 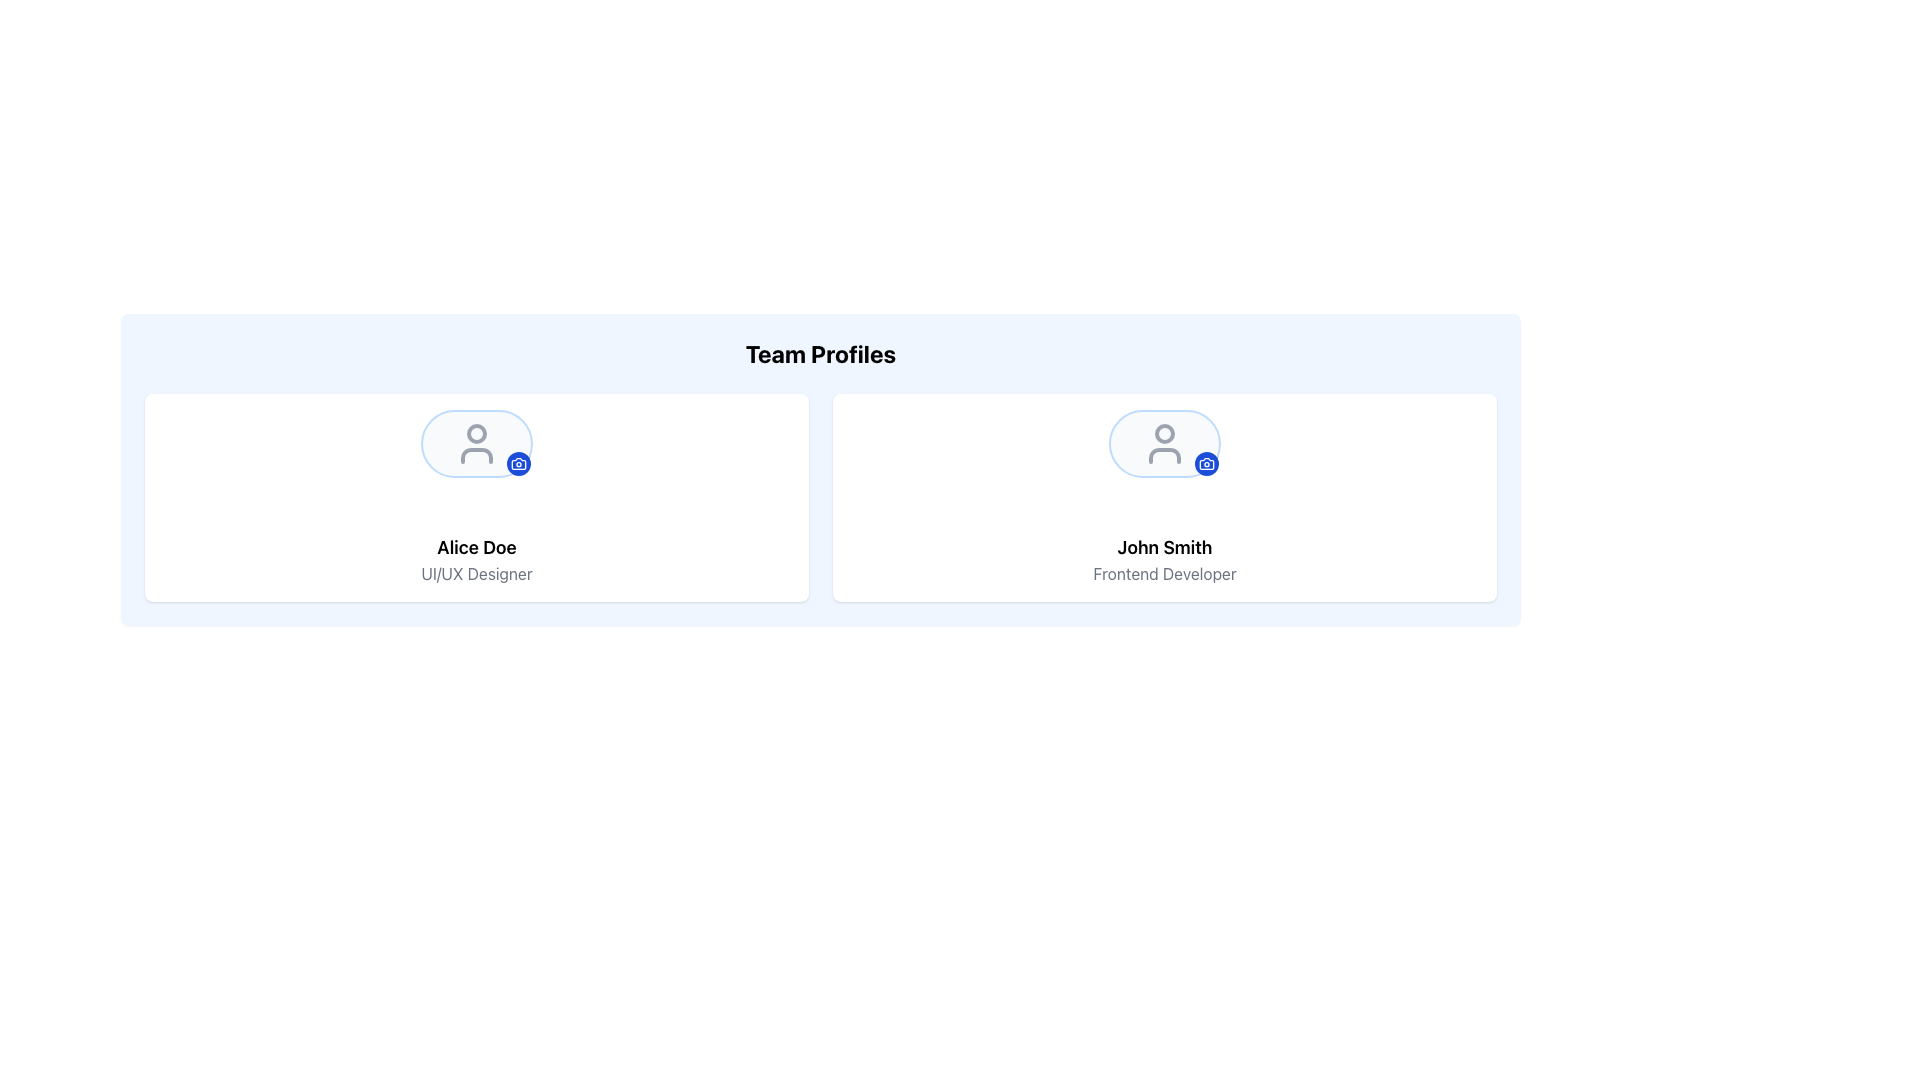 I want to click on the camera icon located at the bottom right corner of the circular profile image placeholder, so click(x=518, y=463).